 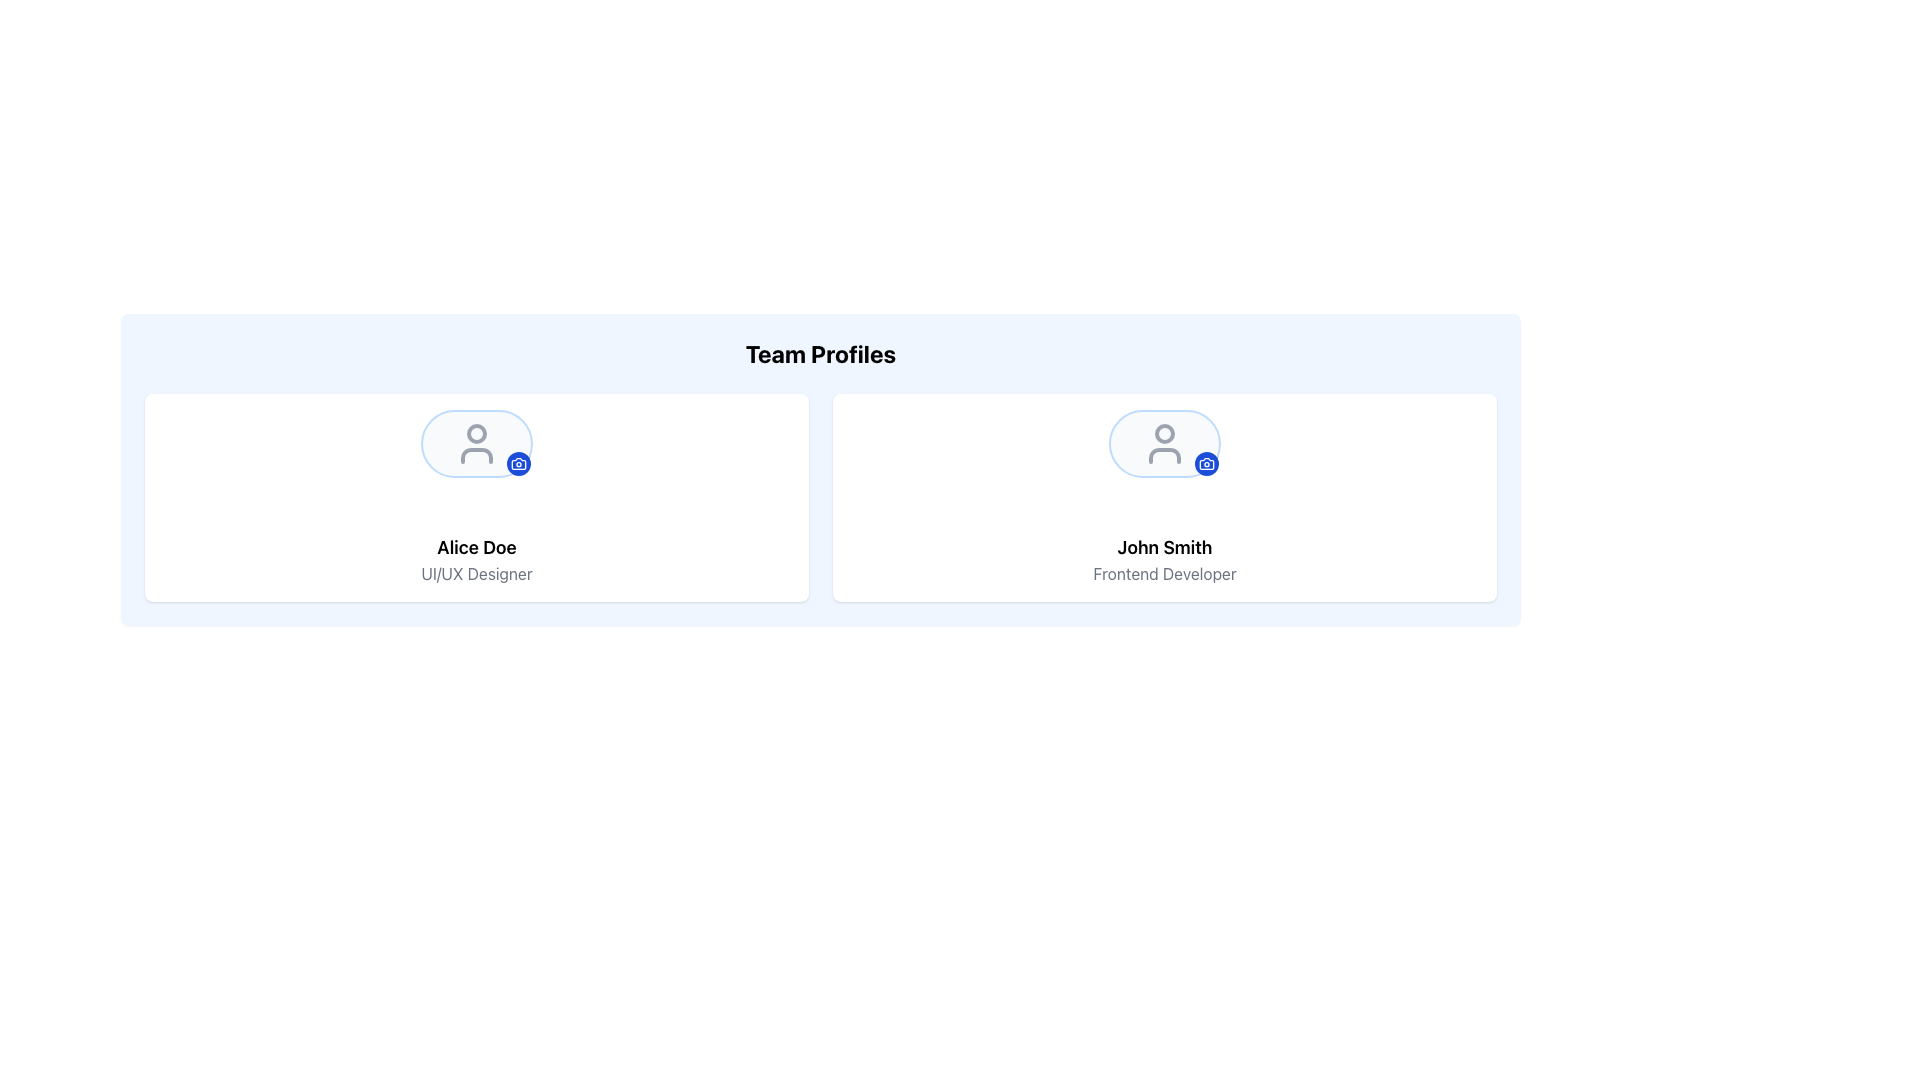 I want to click on the camera icon located at the bottom right corner of the circular profile image placeholder, so click(x=518, y=463).